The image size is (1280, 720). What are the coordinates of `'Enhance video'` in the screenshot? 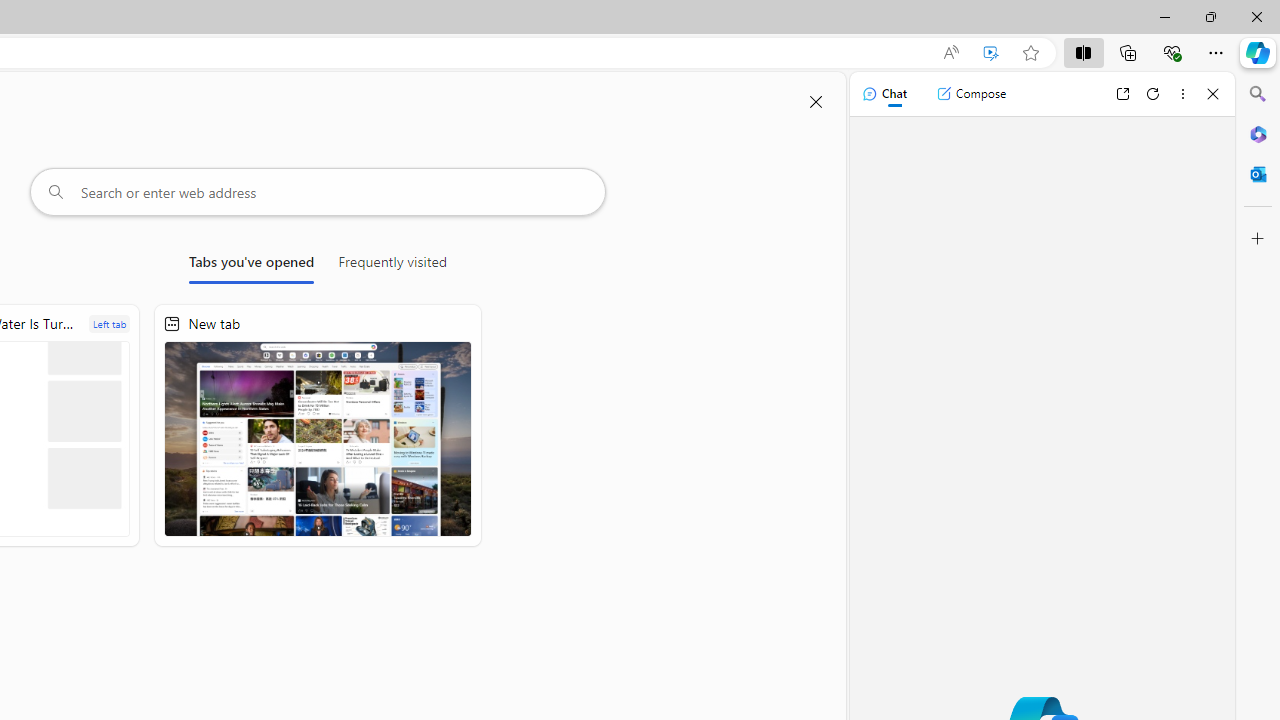 It's located at (991, 52).